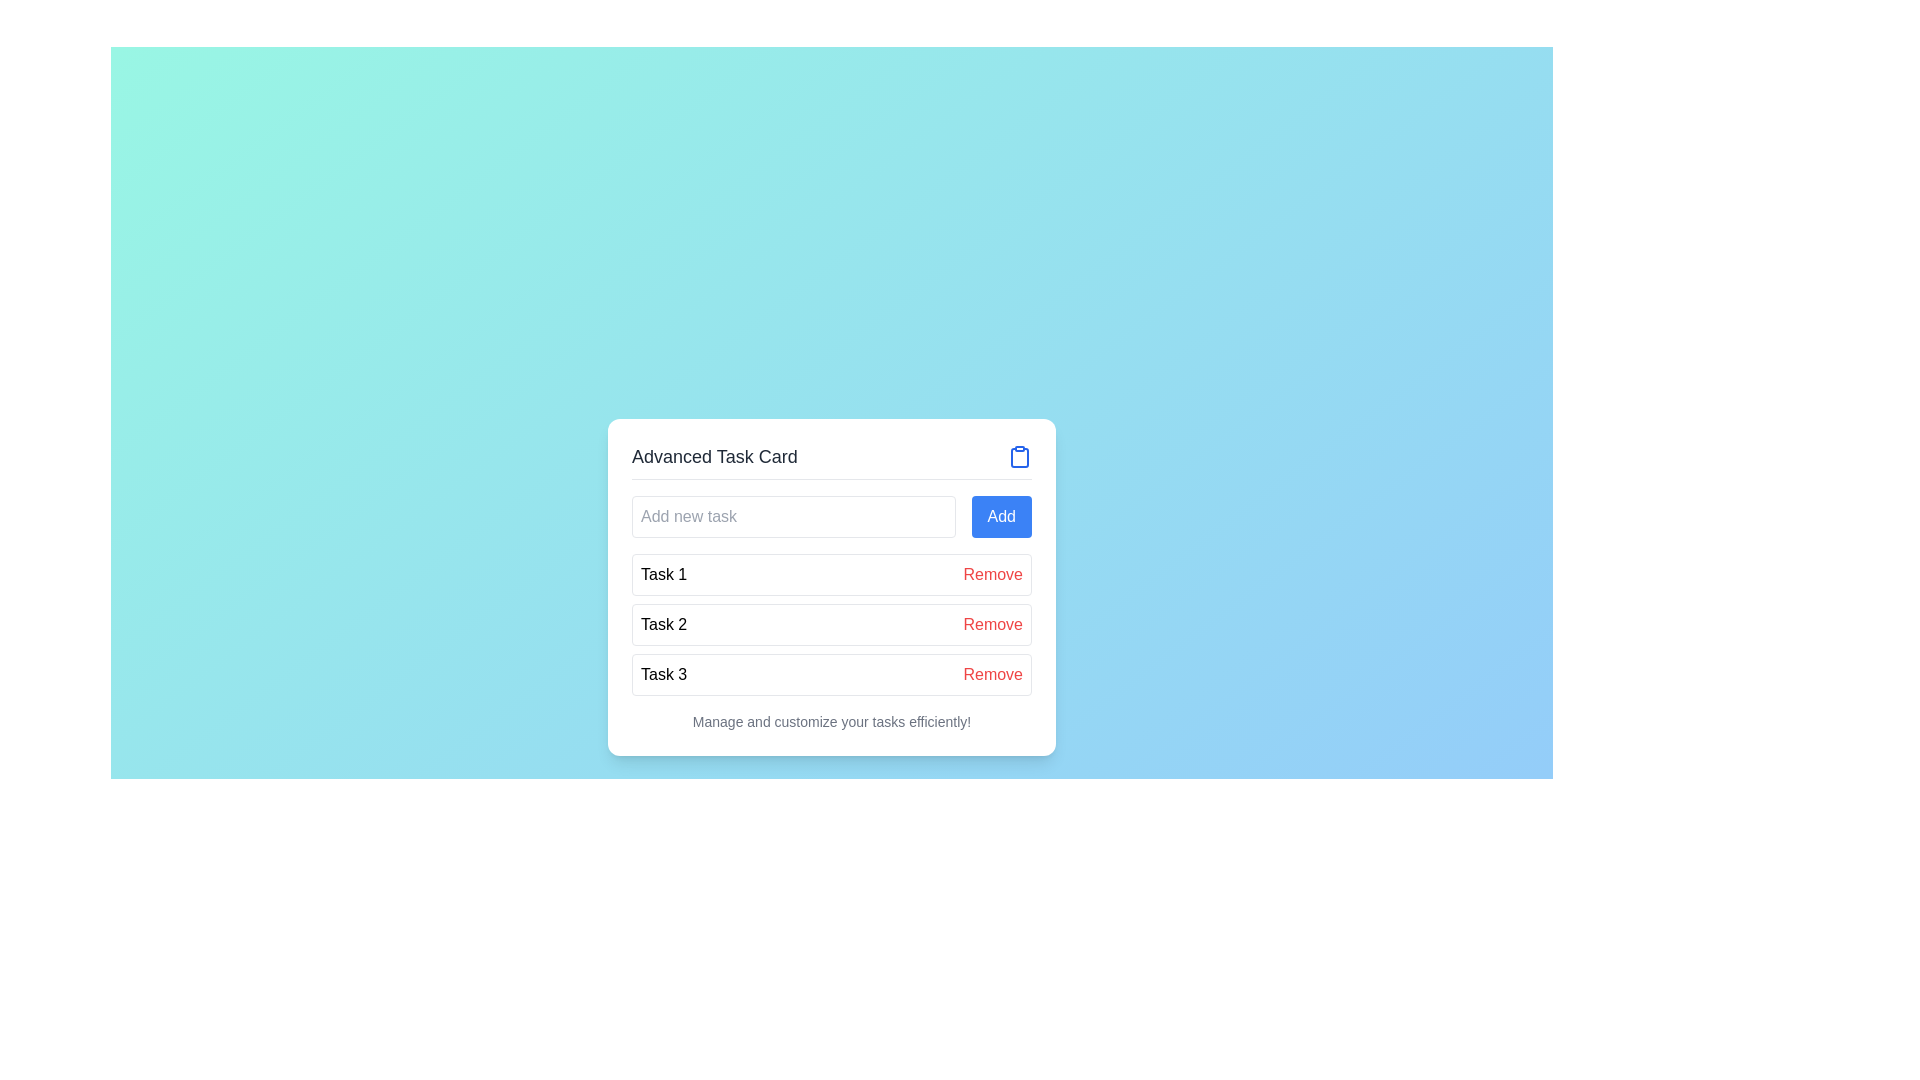 This screenshot has width=1920, height=1080. I want to click on the static text label identifying the first task in the list, located to the left of the 'Remove' button and beneath the 'Add new task' input field, so click(664, 574).